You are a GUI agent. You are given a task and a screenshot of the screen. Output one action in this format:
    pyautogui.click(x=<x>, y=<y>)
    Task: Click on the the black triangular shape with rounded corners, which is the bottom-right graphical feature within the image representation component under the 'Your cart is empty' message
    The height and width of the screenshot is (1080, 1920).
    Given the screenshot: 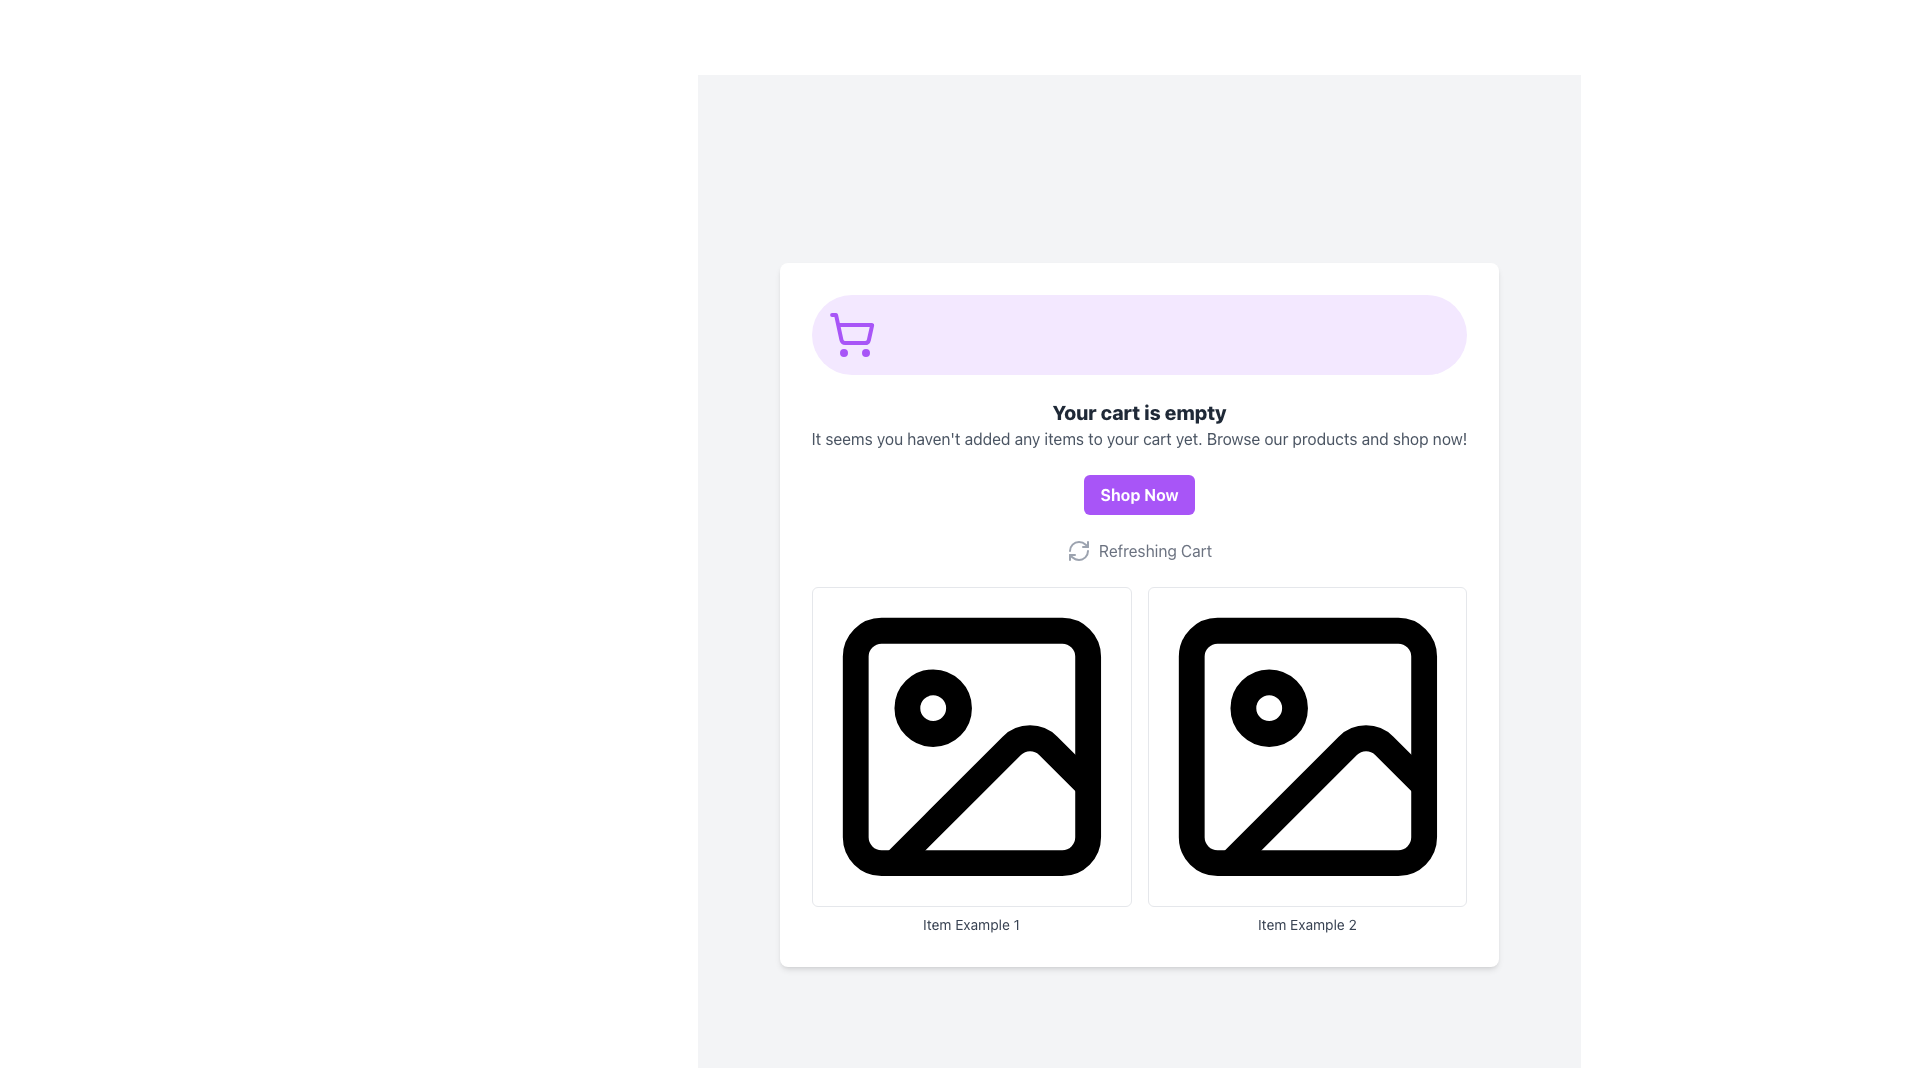 What is the action you would take?
    pyautogui.click(x=990, y=799)
    